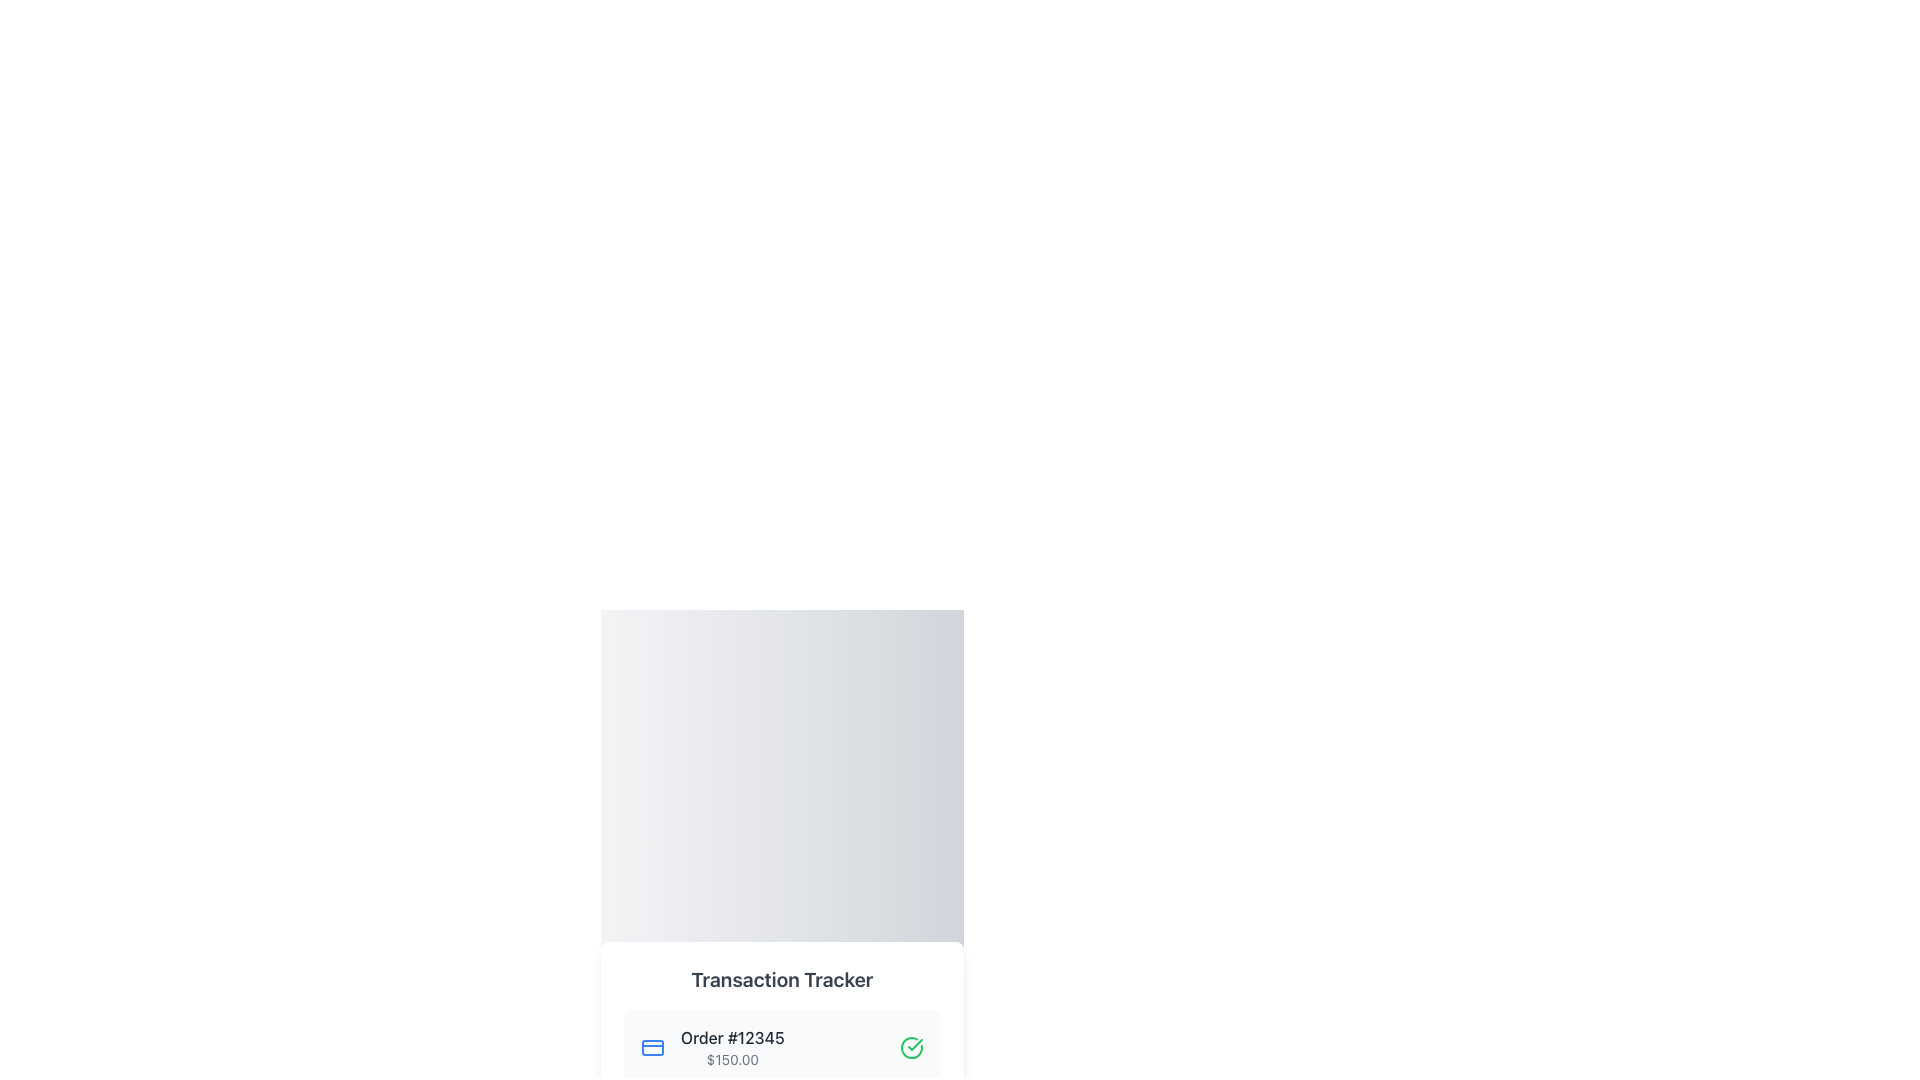 The height and width of the screenshot is (1080, 1920). What do you see at coordinates (781, 978) in the screenshot?
I see `text of the 'Transaction Tracker' label, which is a bold gray text located at the top of a white rectangular card interface` at bounding box center [781, 978].